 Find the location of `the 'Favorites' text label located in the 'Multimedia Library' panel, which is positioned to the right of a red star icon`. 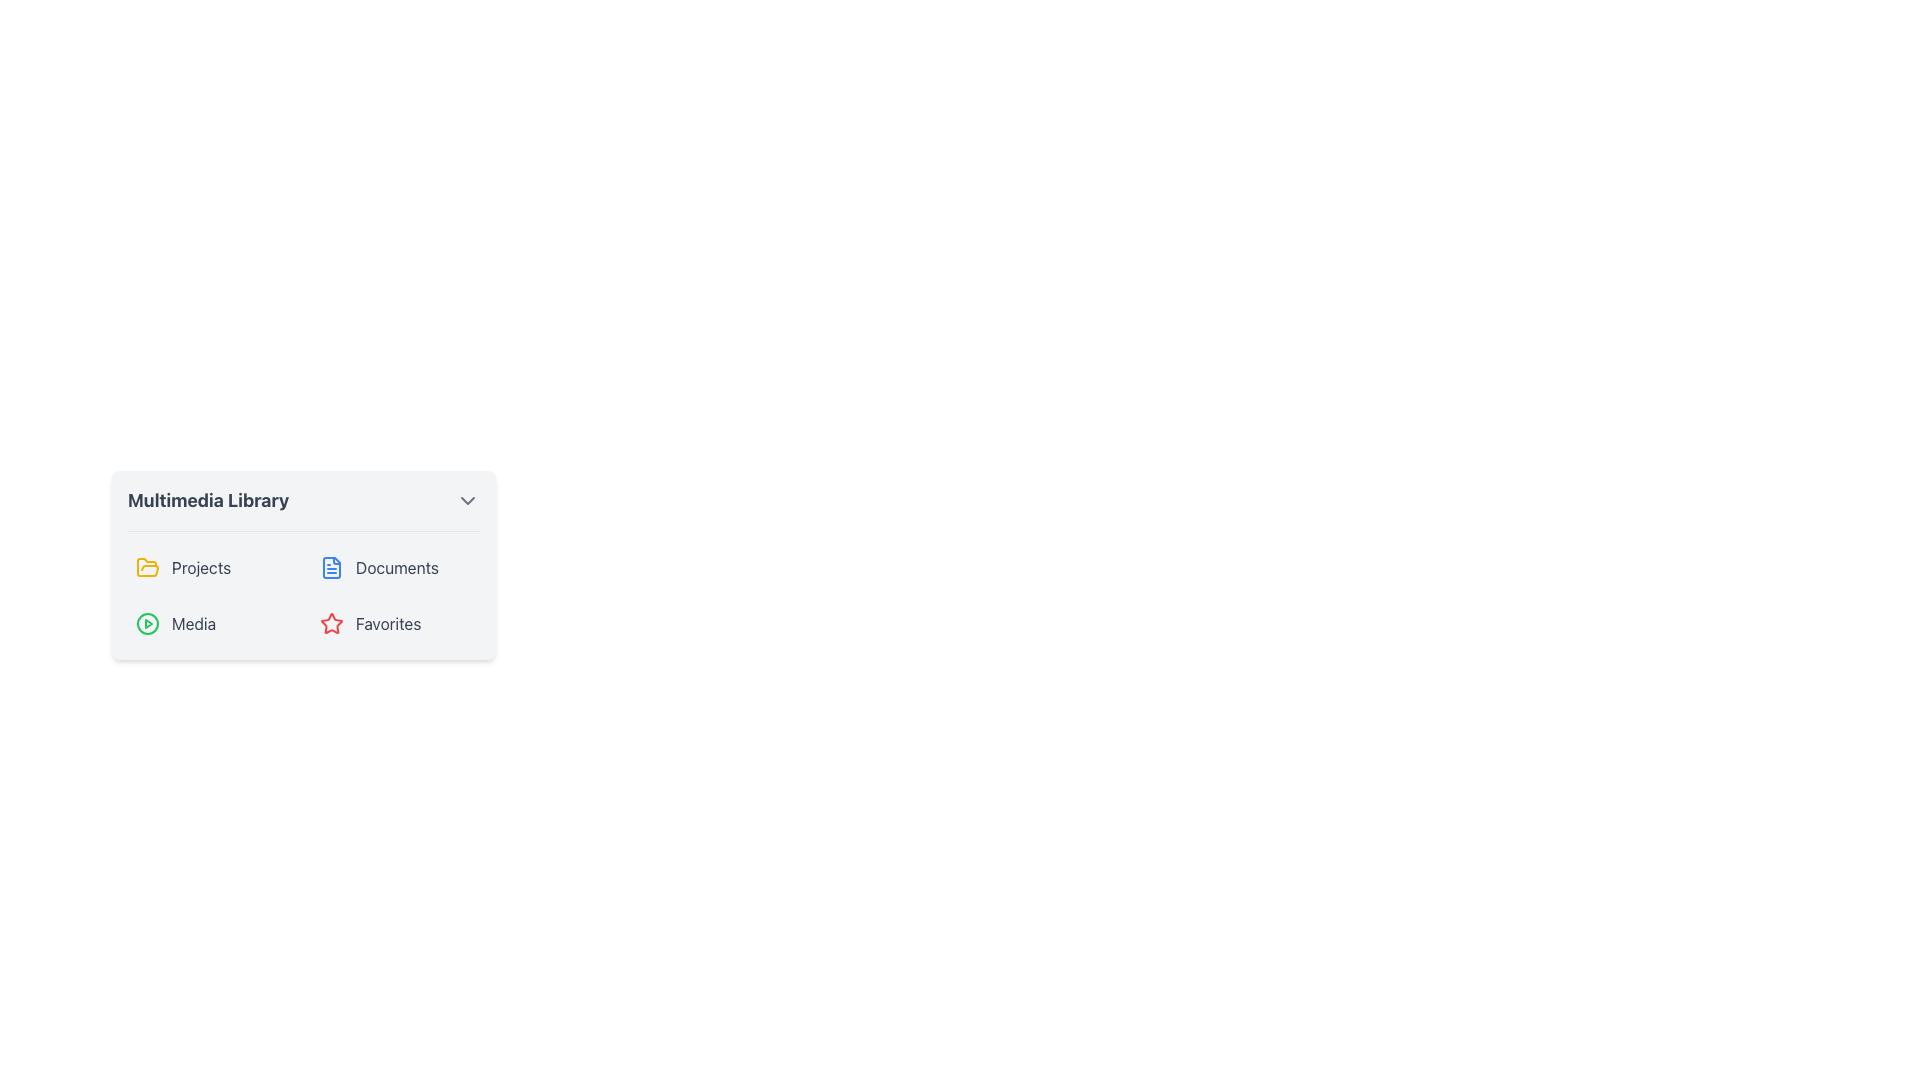

the 'Favorites' text label located in the 'Multimedia Library' panel, which is positioned to the right of a red star icon is located at coordinates (388, 623).